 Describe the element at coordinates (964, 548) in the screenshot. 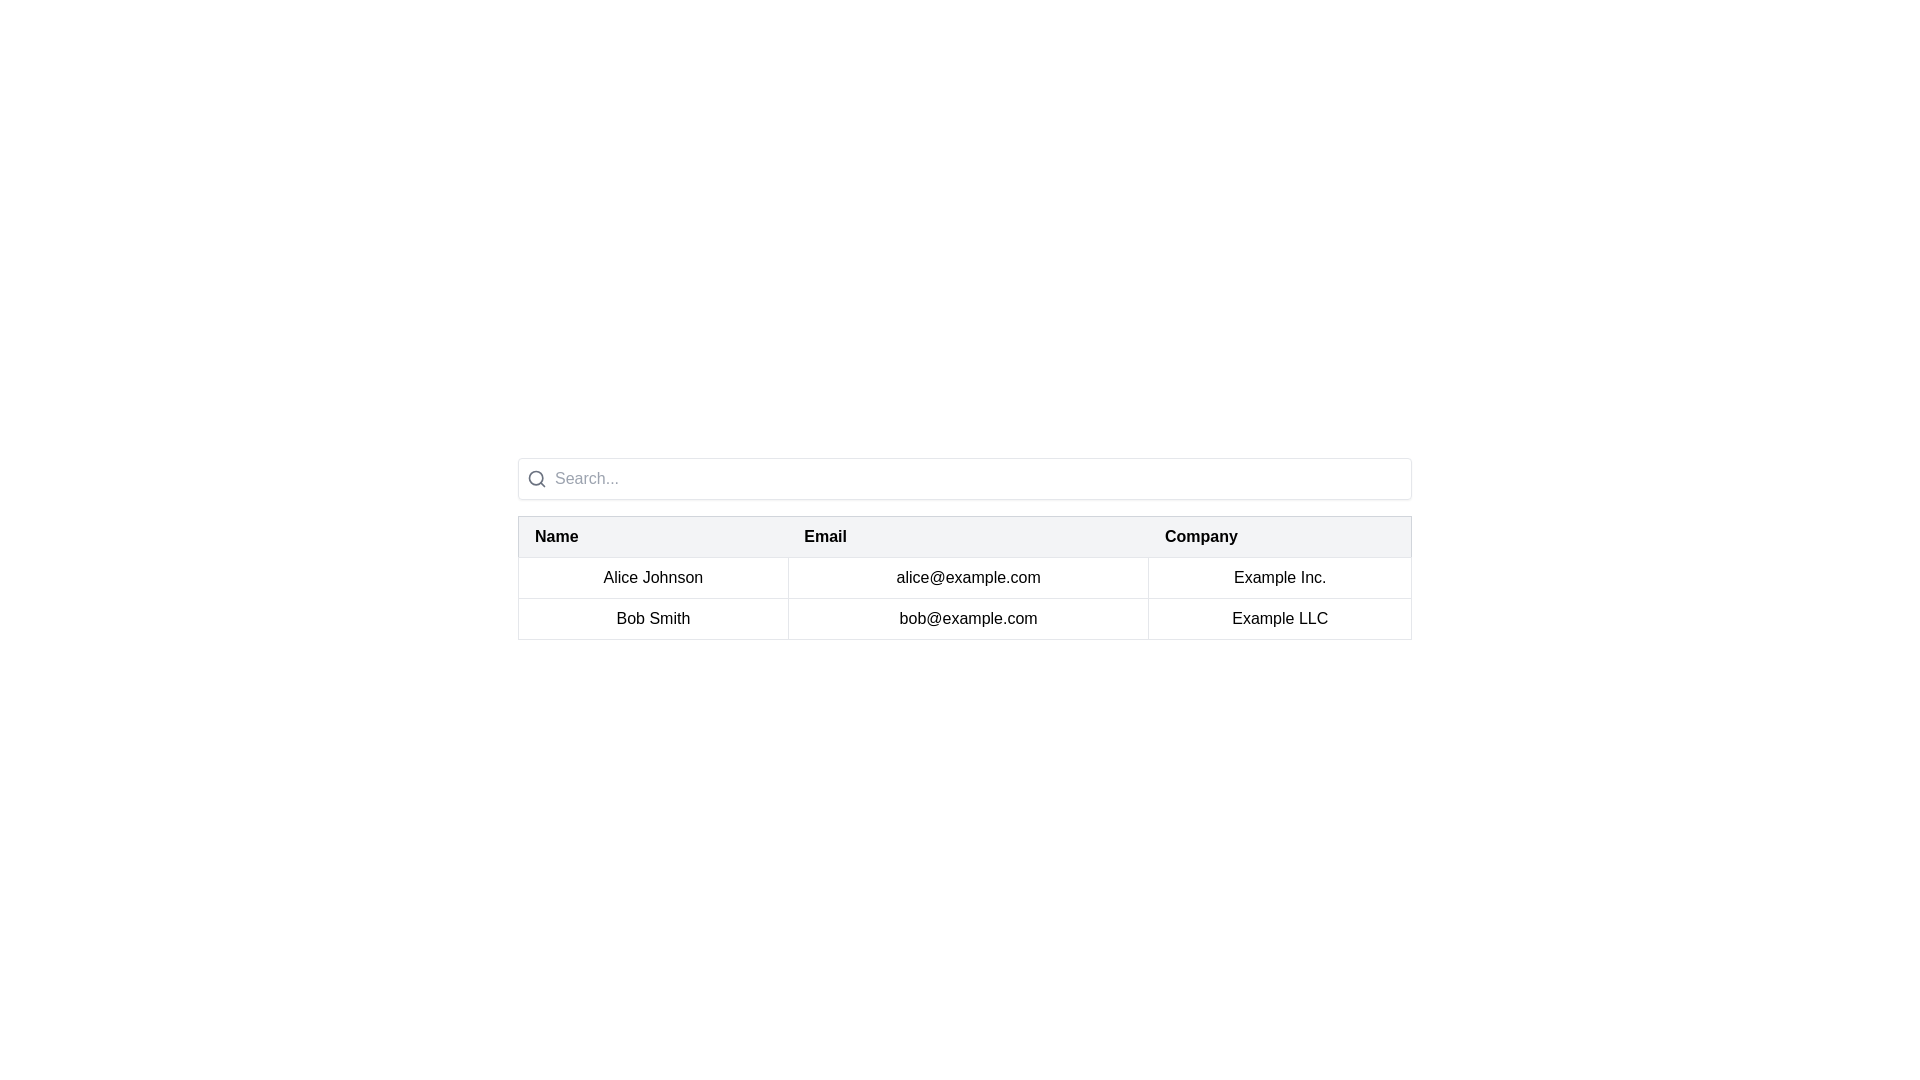

I see `specific cells within the data grid displaying names, emails, and companies, located centrally beneath the search bar` at that location.